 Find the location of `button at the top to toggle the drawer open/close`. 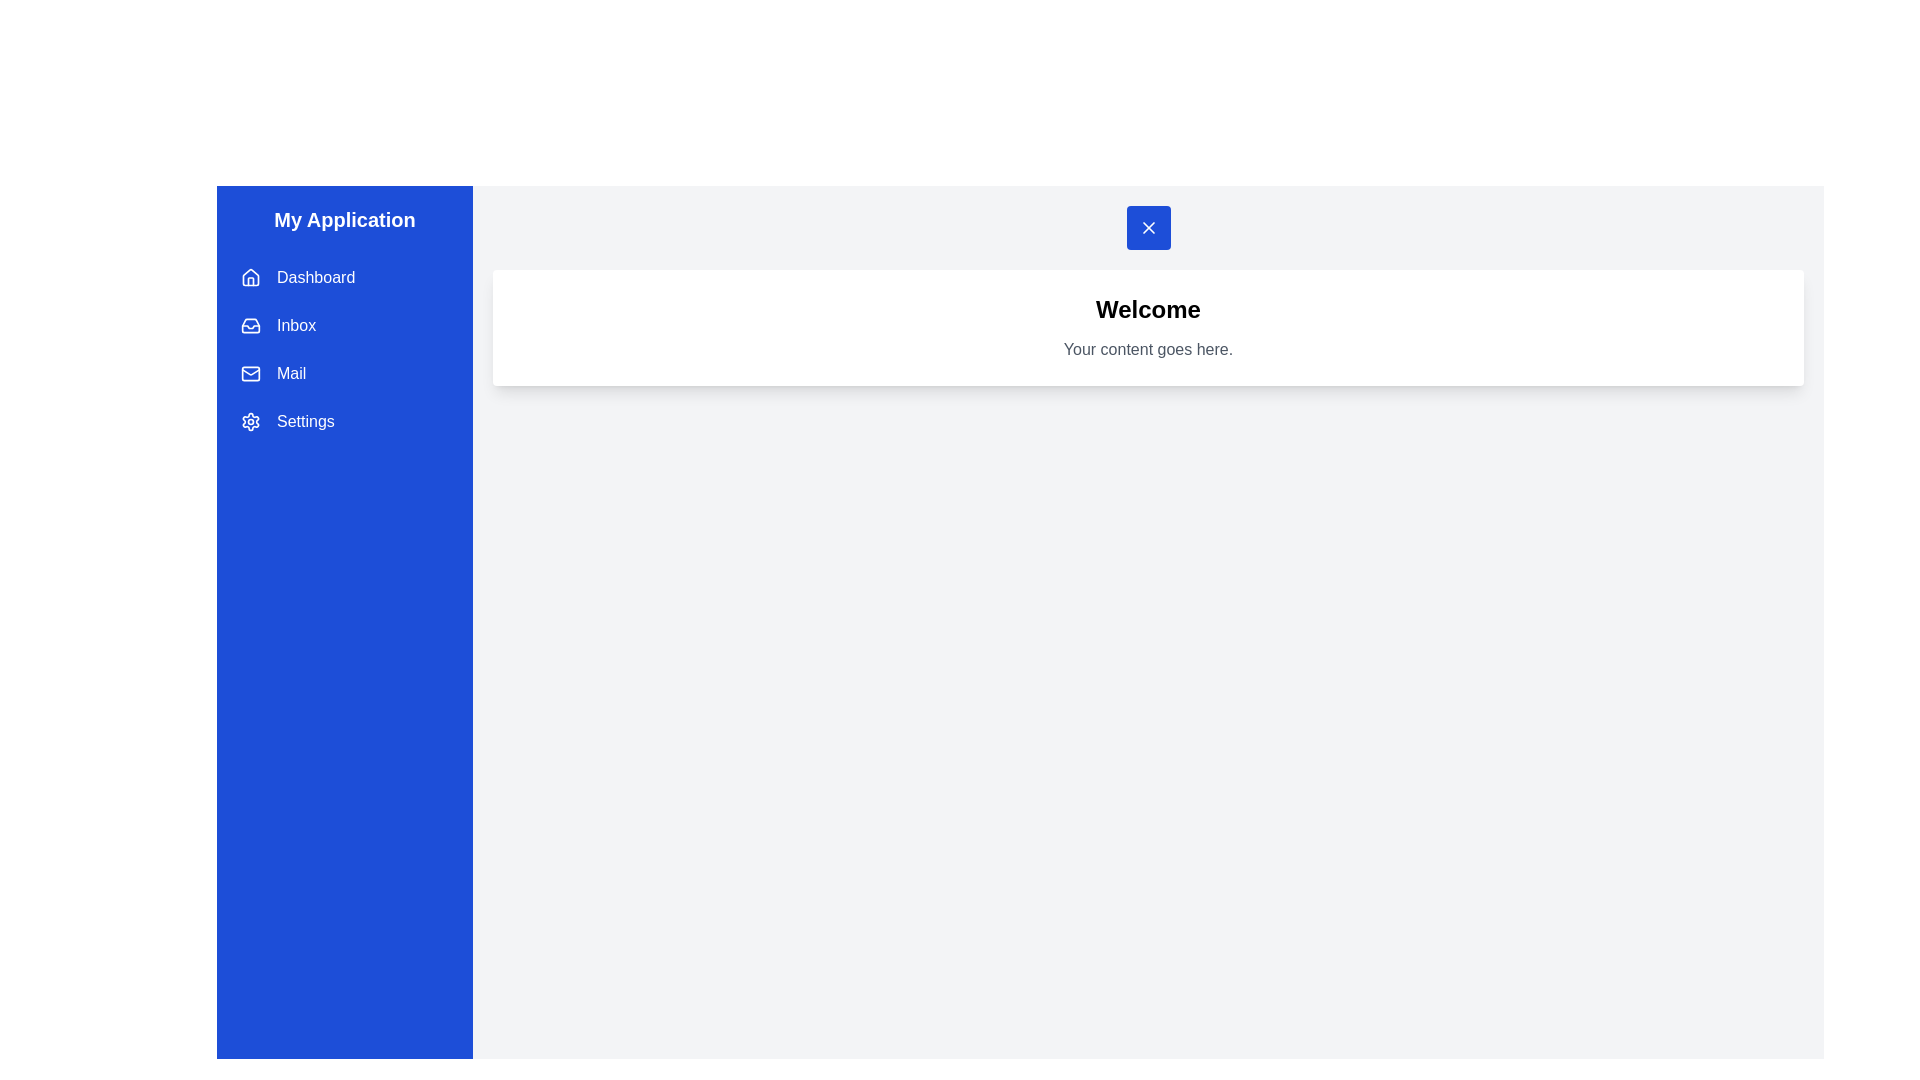

button at the top to toggle the drawer open/close is located at coordinates (1148, 226).